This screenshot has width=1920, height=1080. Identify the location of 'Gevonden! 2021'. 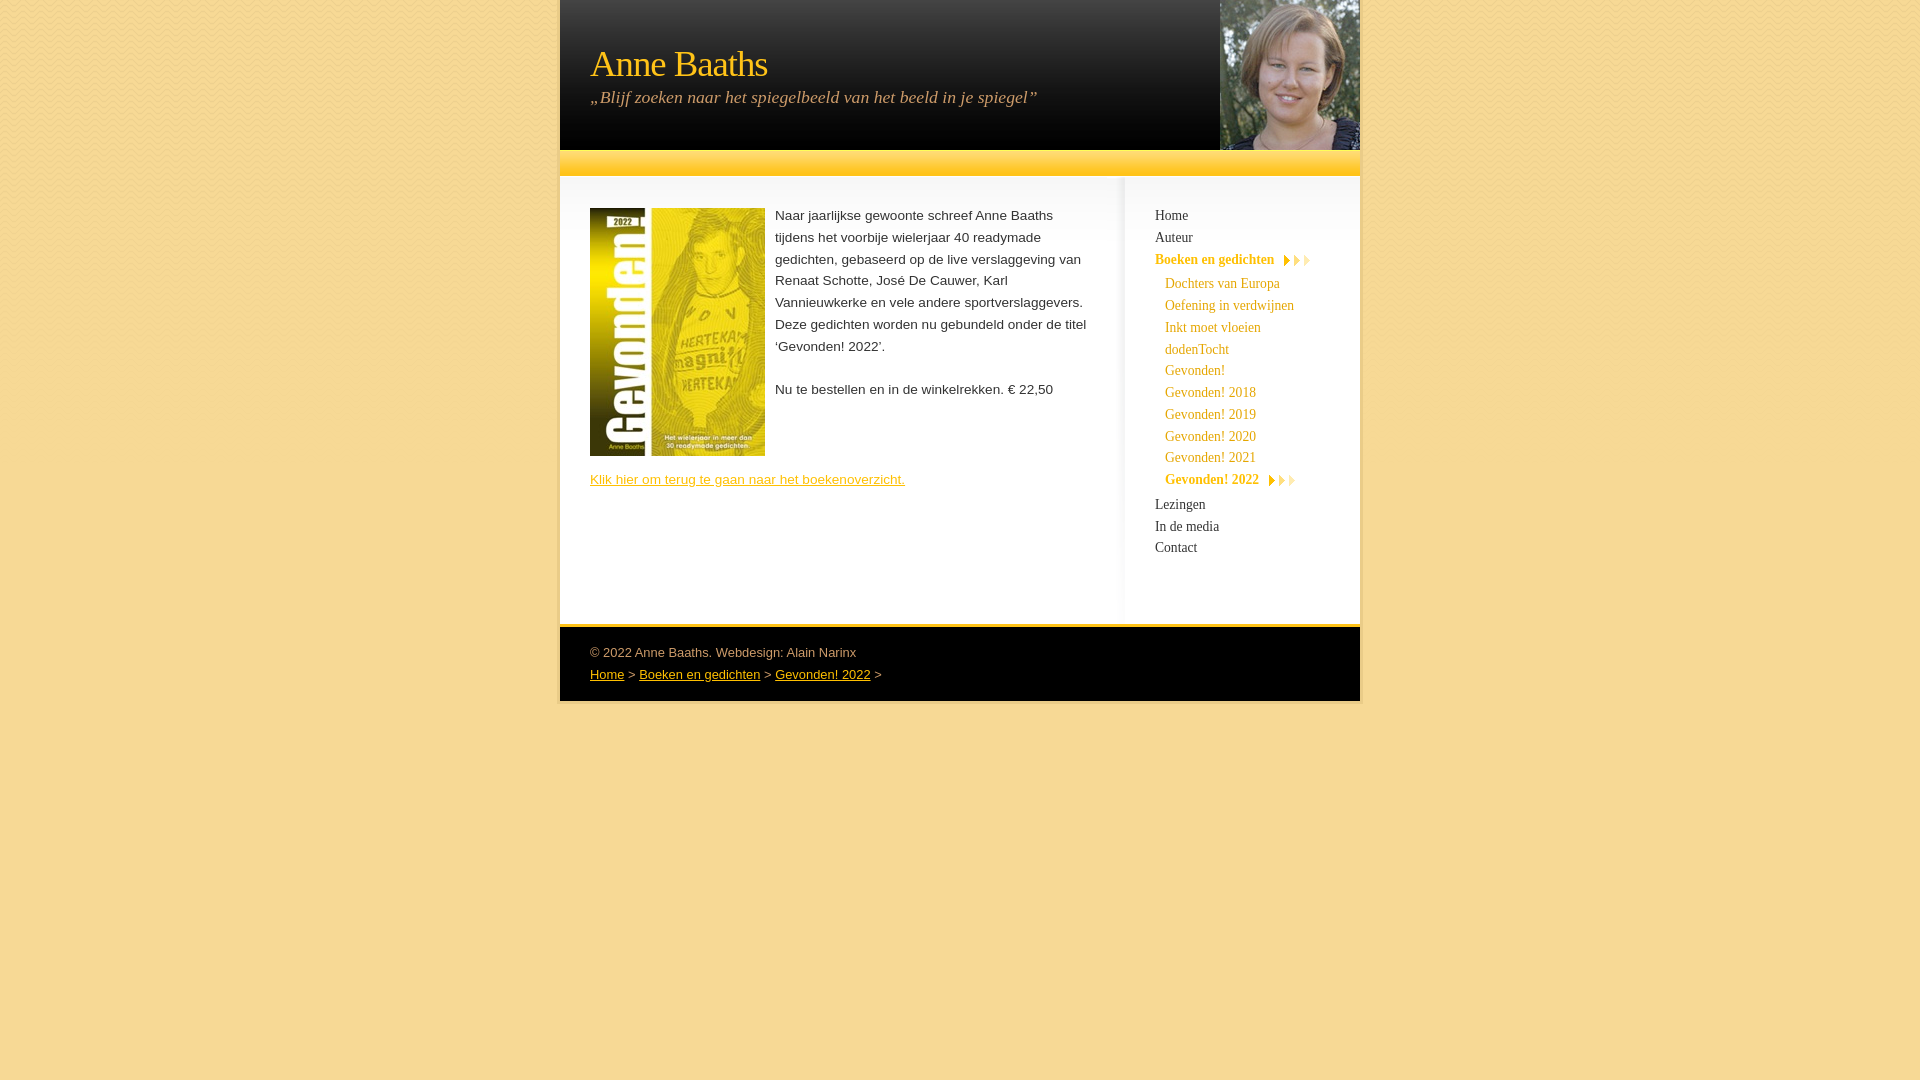
(1165, 457).